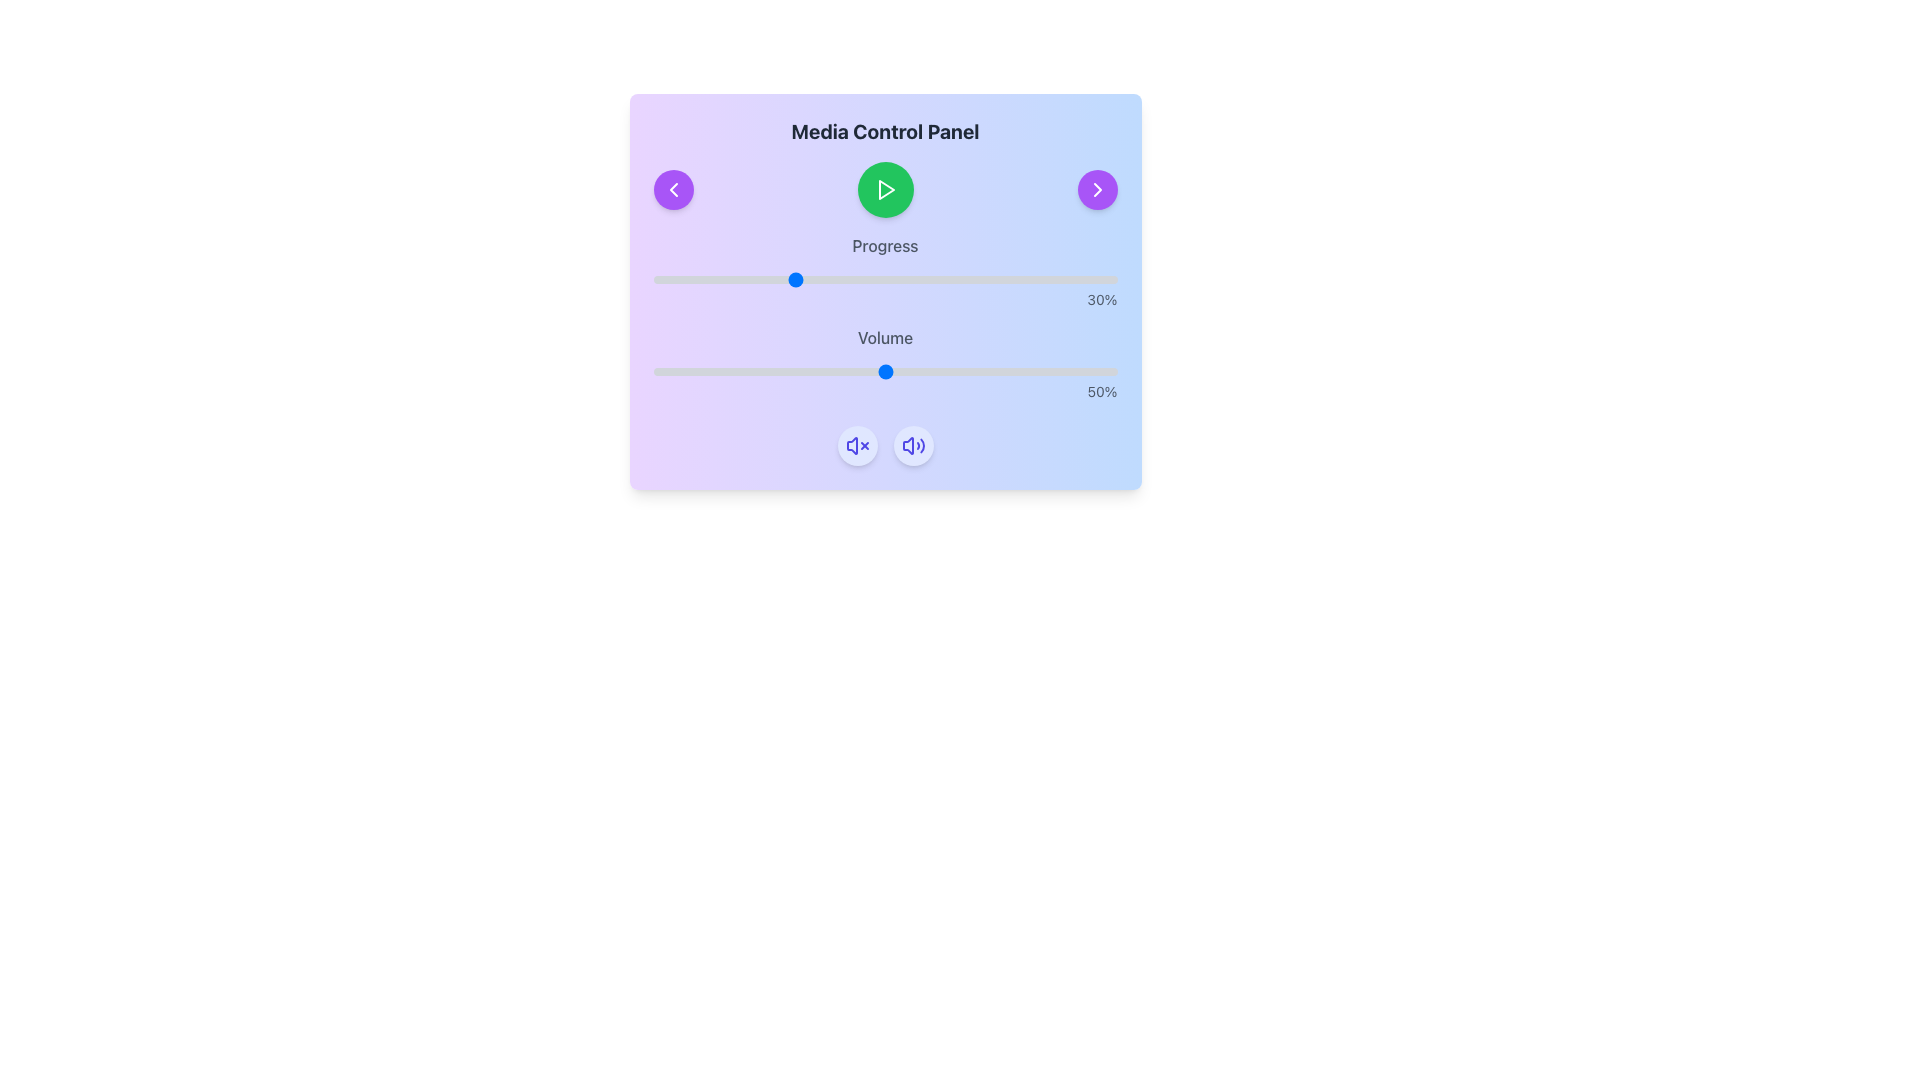 The image size is (1920, 1080). Describe the element at coordinates (745, 280) in the screenshot. I see `the progress` at that location.